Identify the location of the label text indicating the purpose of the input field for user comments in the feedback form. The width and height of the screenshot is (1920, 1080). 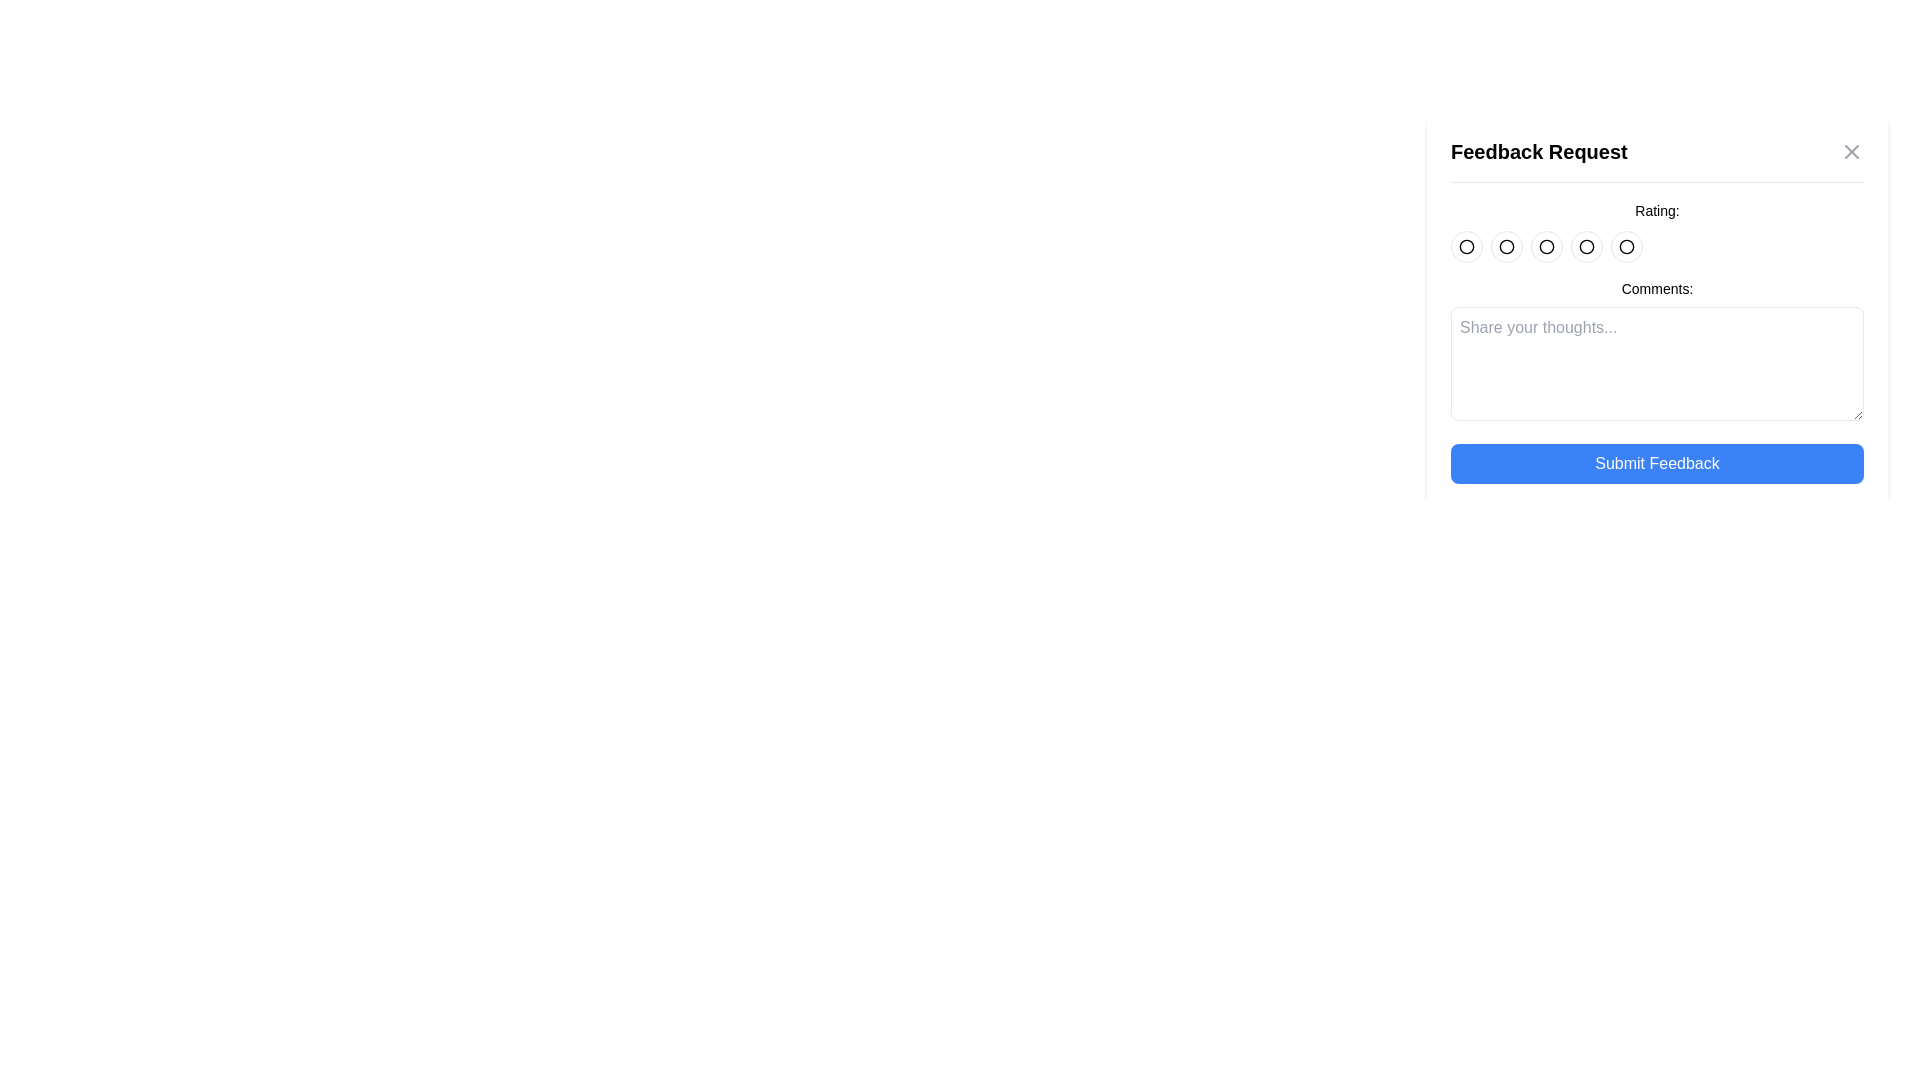
(1657, 289).